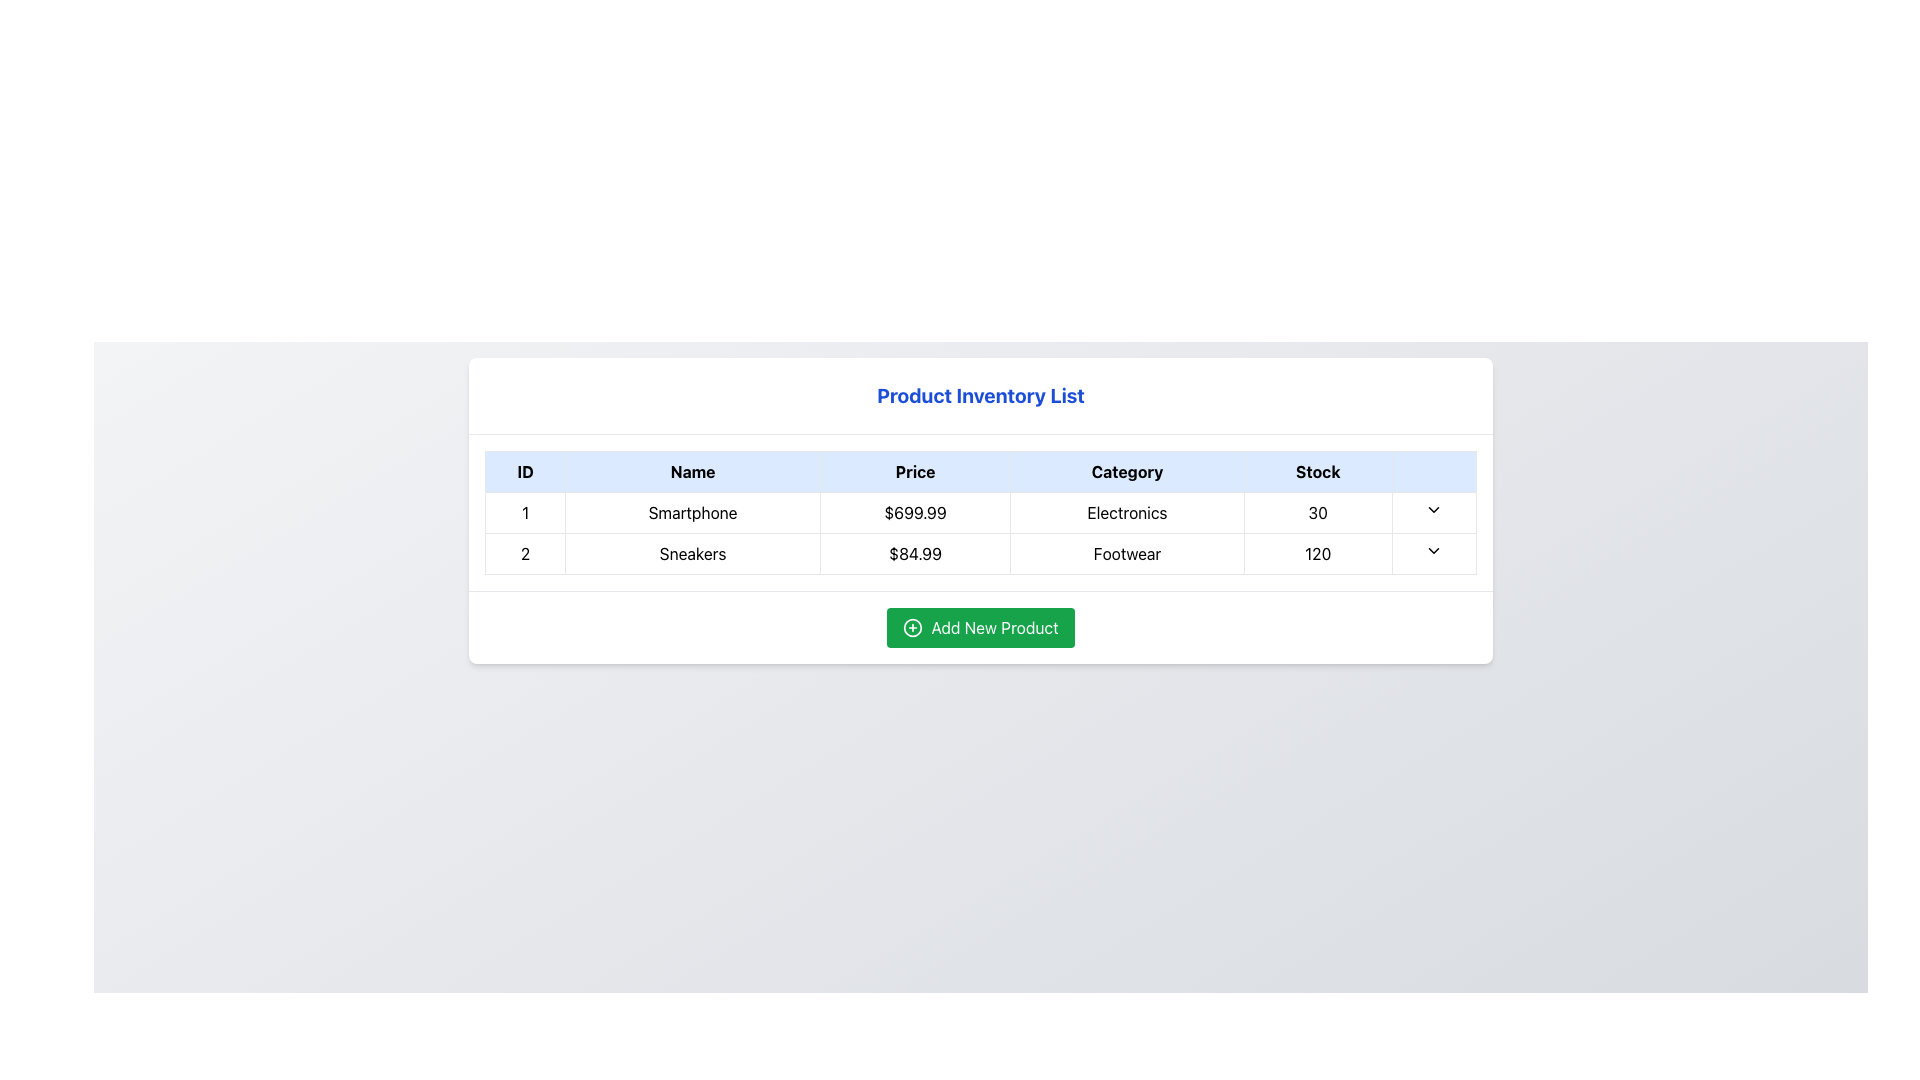 Image resolution: width=1920 pixels, height=1080 pixels. Describe the element at coordinates (1433, 554) in the screenshot. I see `the dropdown menu activator button located in the last column of the second row under the 'Product Inventory List' for the 'Sneakers' entry` at that location.